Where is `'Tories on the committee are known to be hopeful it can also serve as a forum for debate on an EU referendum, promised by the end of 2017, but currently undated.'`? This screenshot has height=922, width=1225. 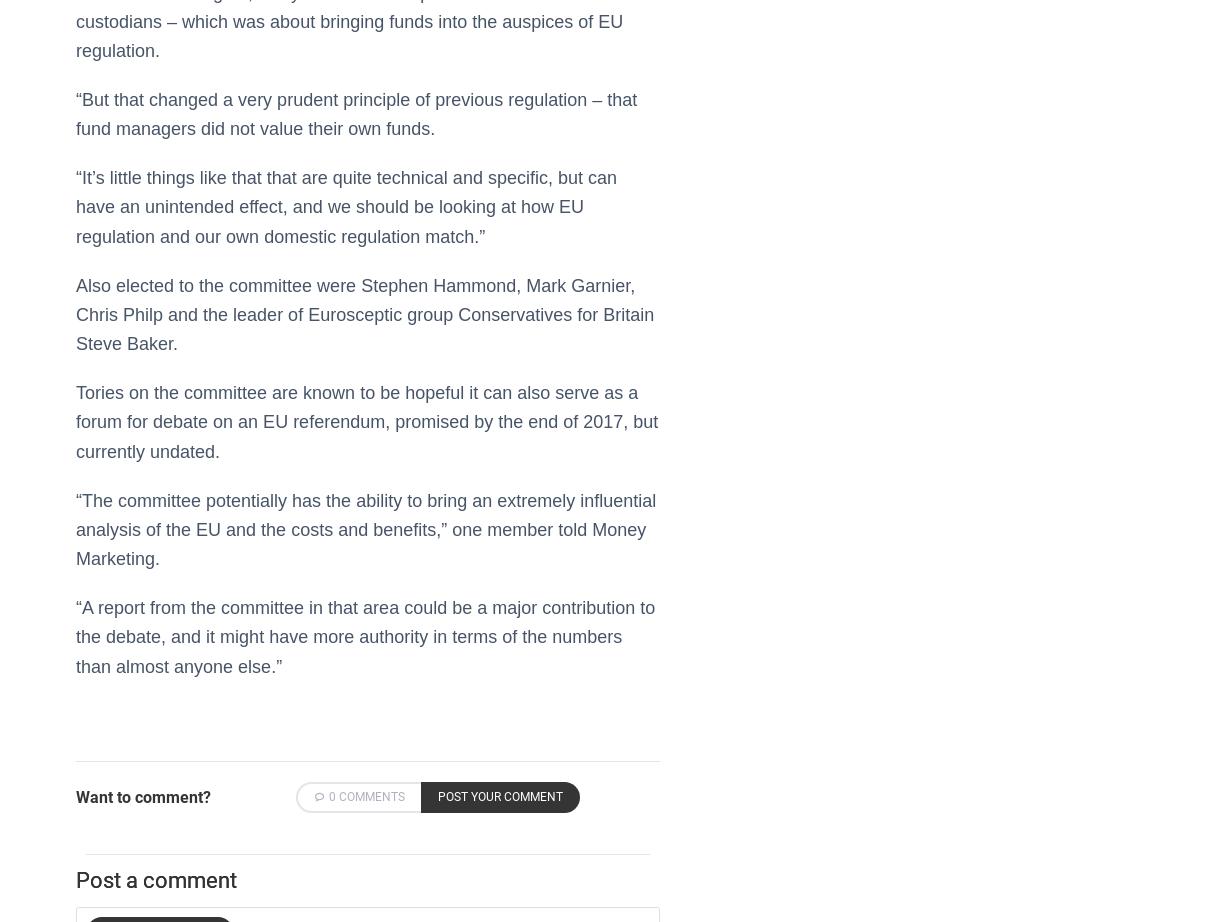
'Tories on the committee are known to be hopeful it can also serve as a forum for debate on an EU referendum, promised by the end of 2017, but currently undated.' is located at coordinates (367, 420).